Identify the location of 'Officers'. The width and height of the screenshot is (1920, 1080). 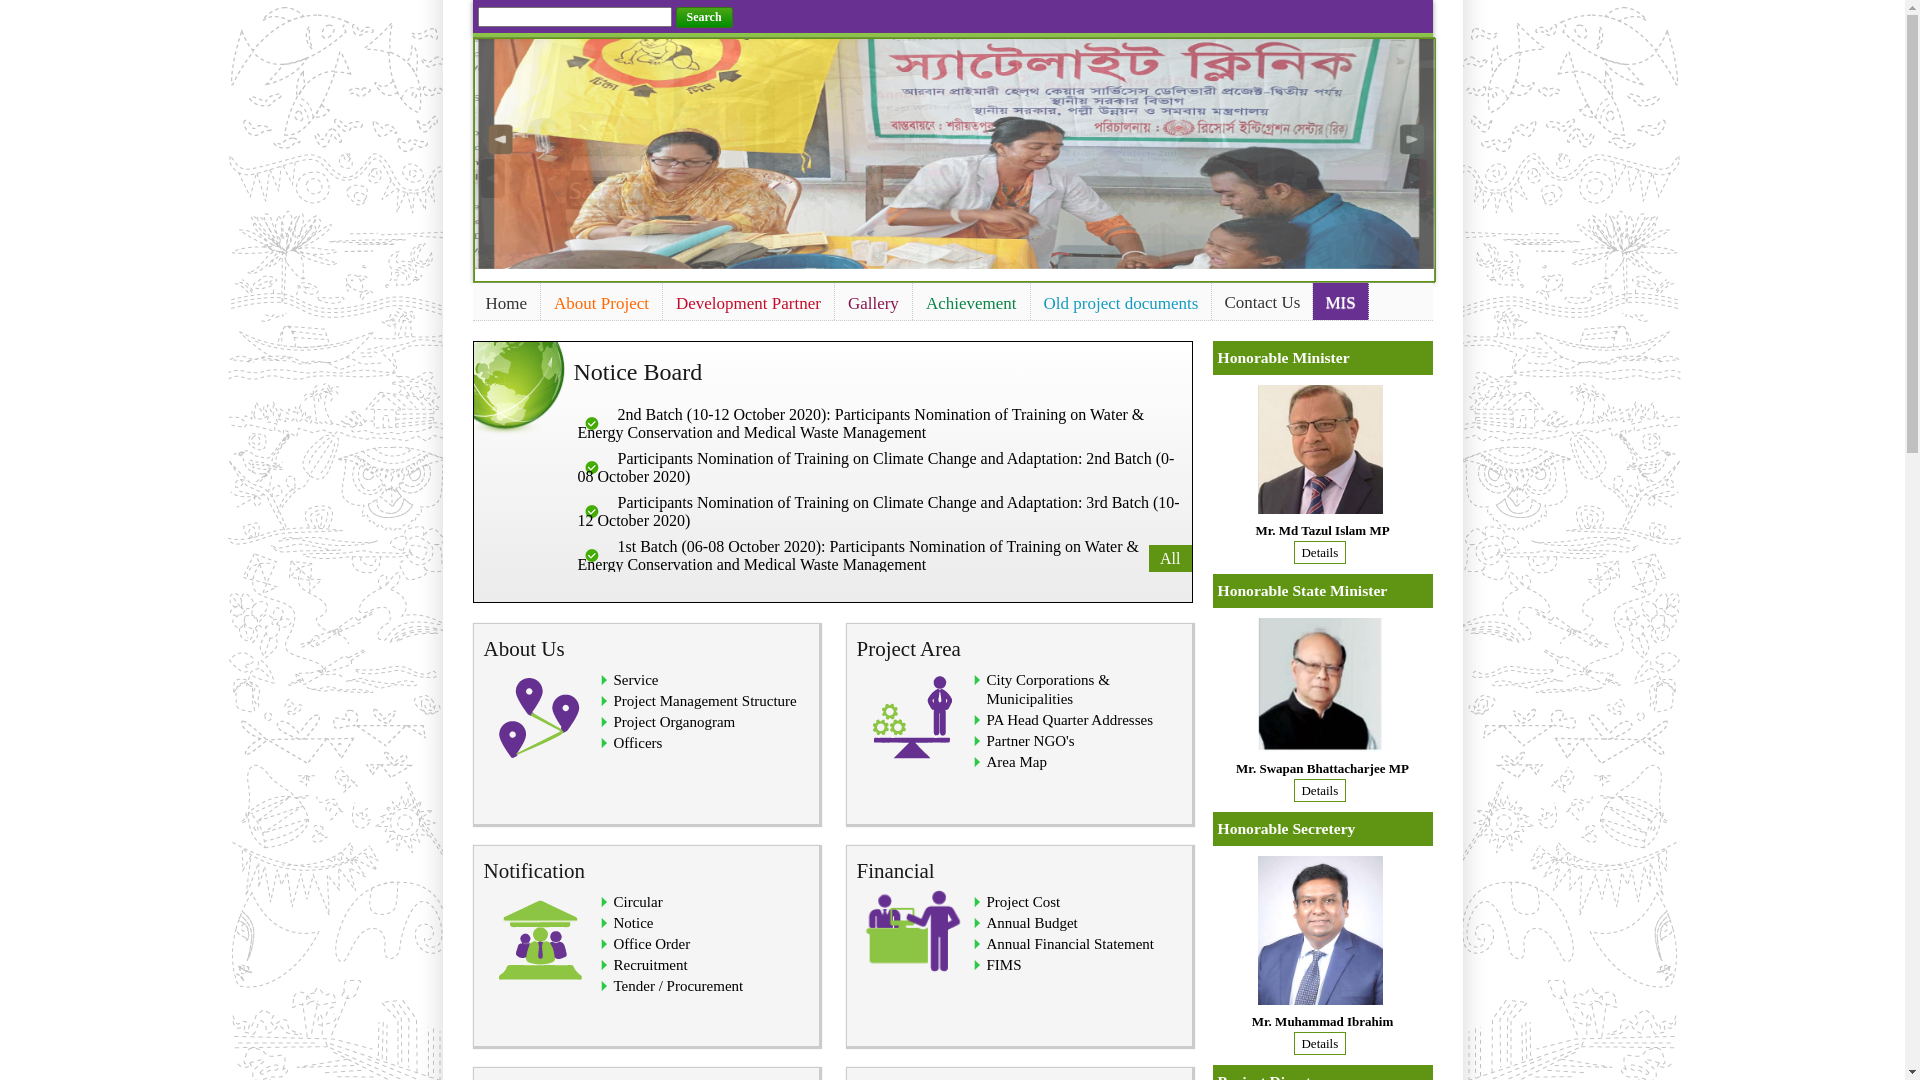
(637, 743).